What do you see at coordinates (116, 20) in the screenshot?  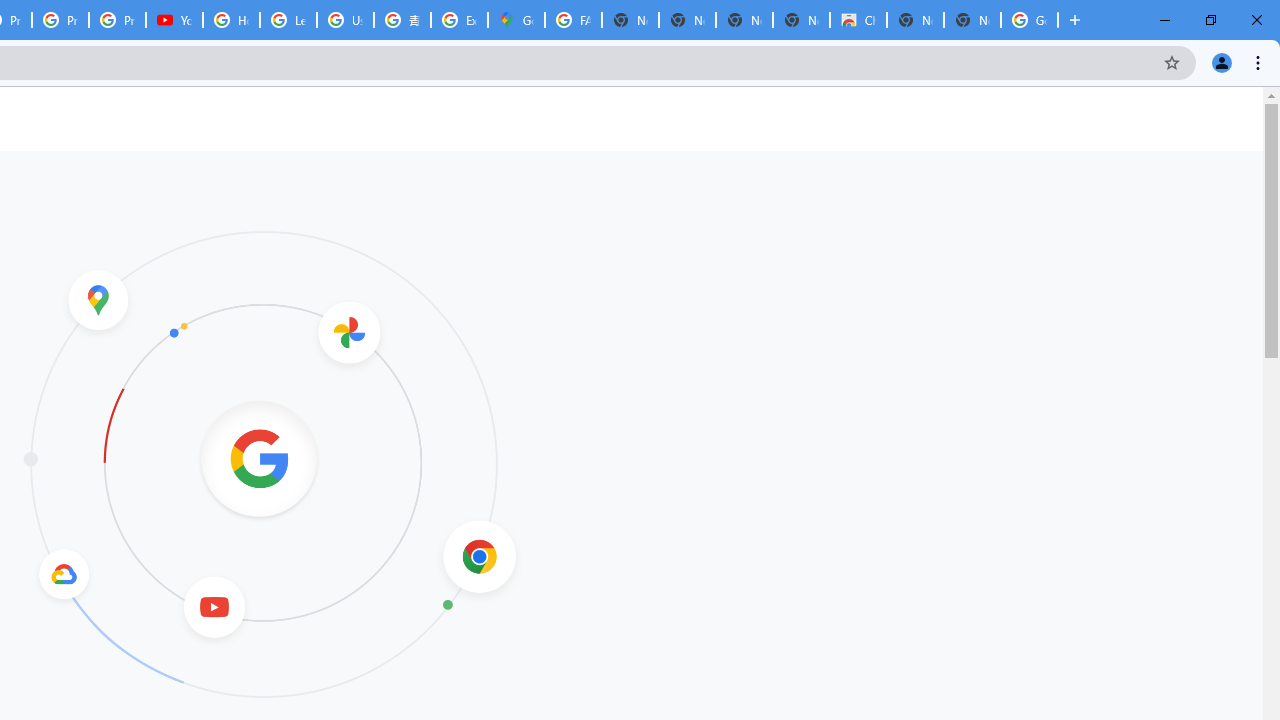 I see `'Privacy Checkup'` at bounding box center [116, 20].